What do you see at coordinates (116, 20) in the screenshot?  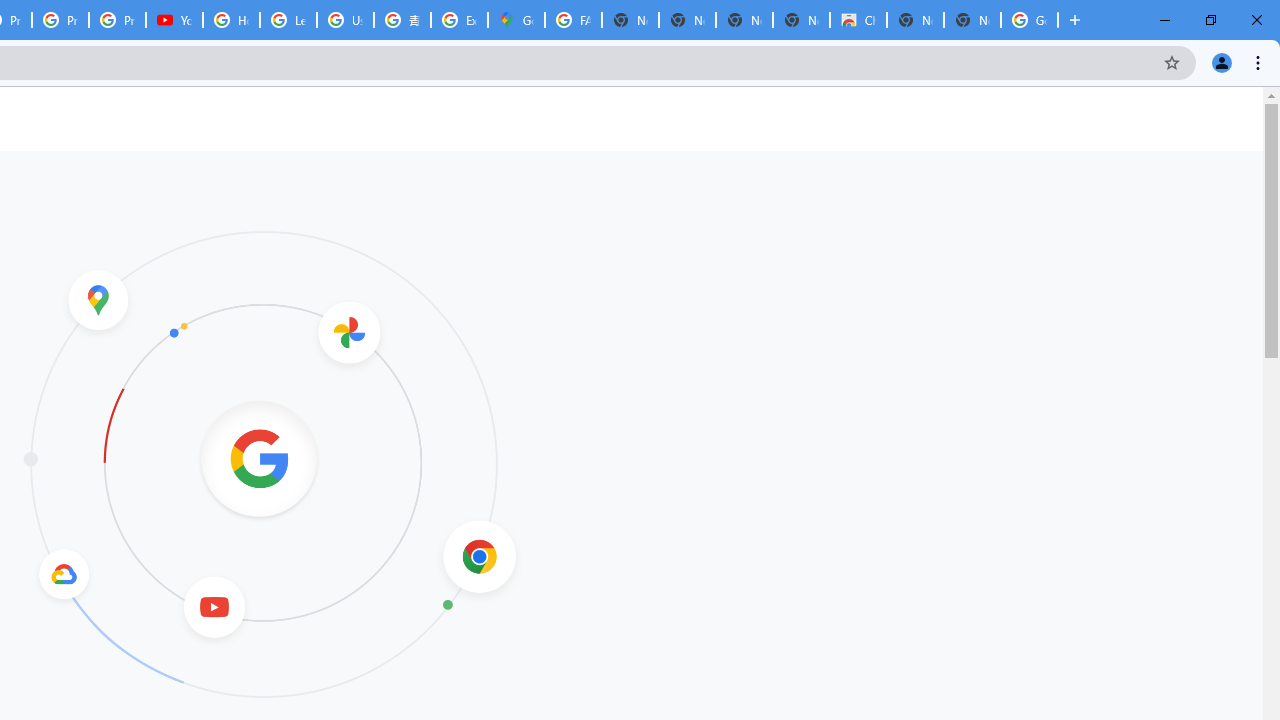 I see `'Privacy Checkup'` at bounding box center [116, 20].